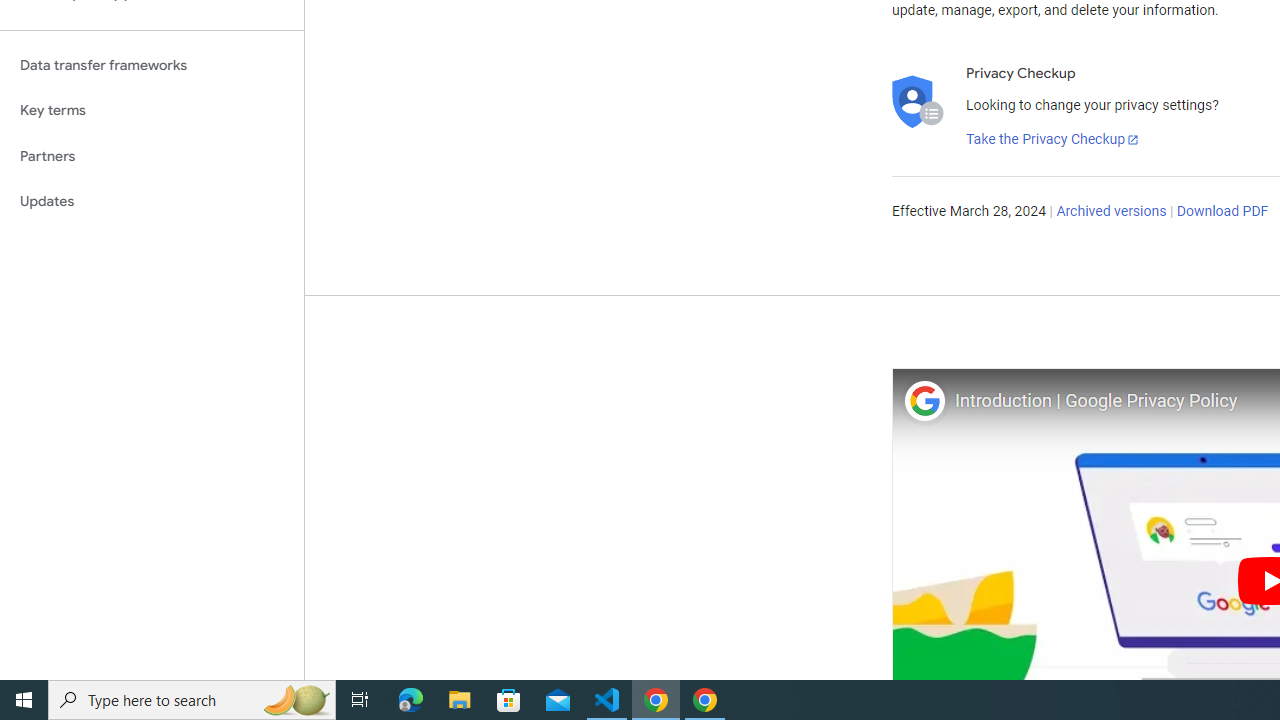 The width and height of the screenshot is (1280, 720). I want to click on 'Archived versions', so click(1110, 212).